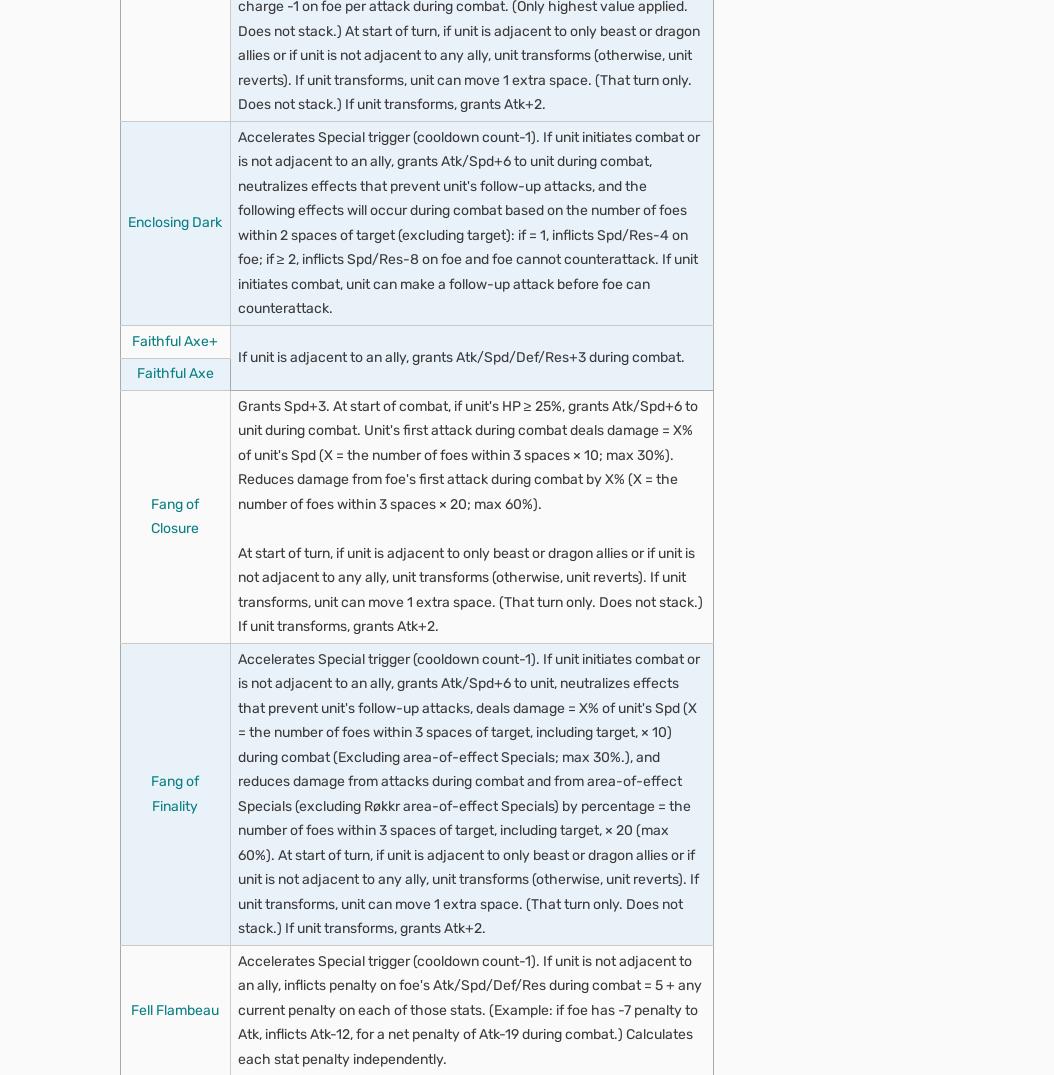 This screenshot has width=1054, height=1075. I want to click on 'Attuned Skills', so click(480, 1040).